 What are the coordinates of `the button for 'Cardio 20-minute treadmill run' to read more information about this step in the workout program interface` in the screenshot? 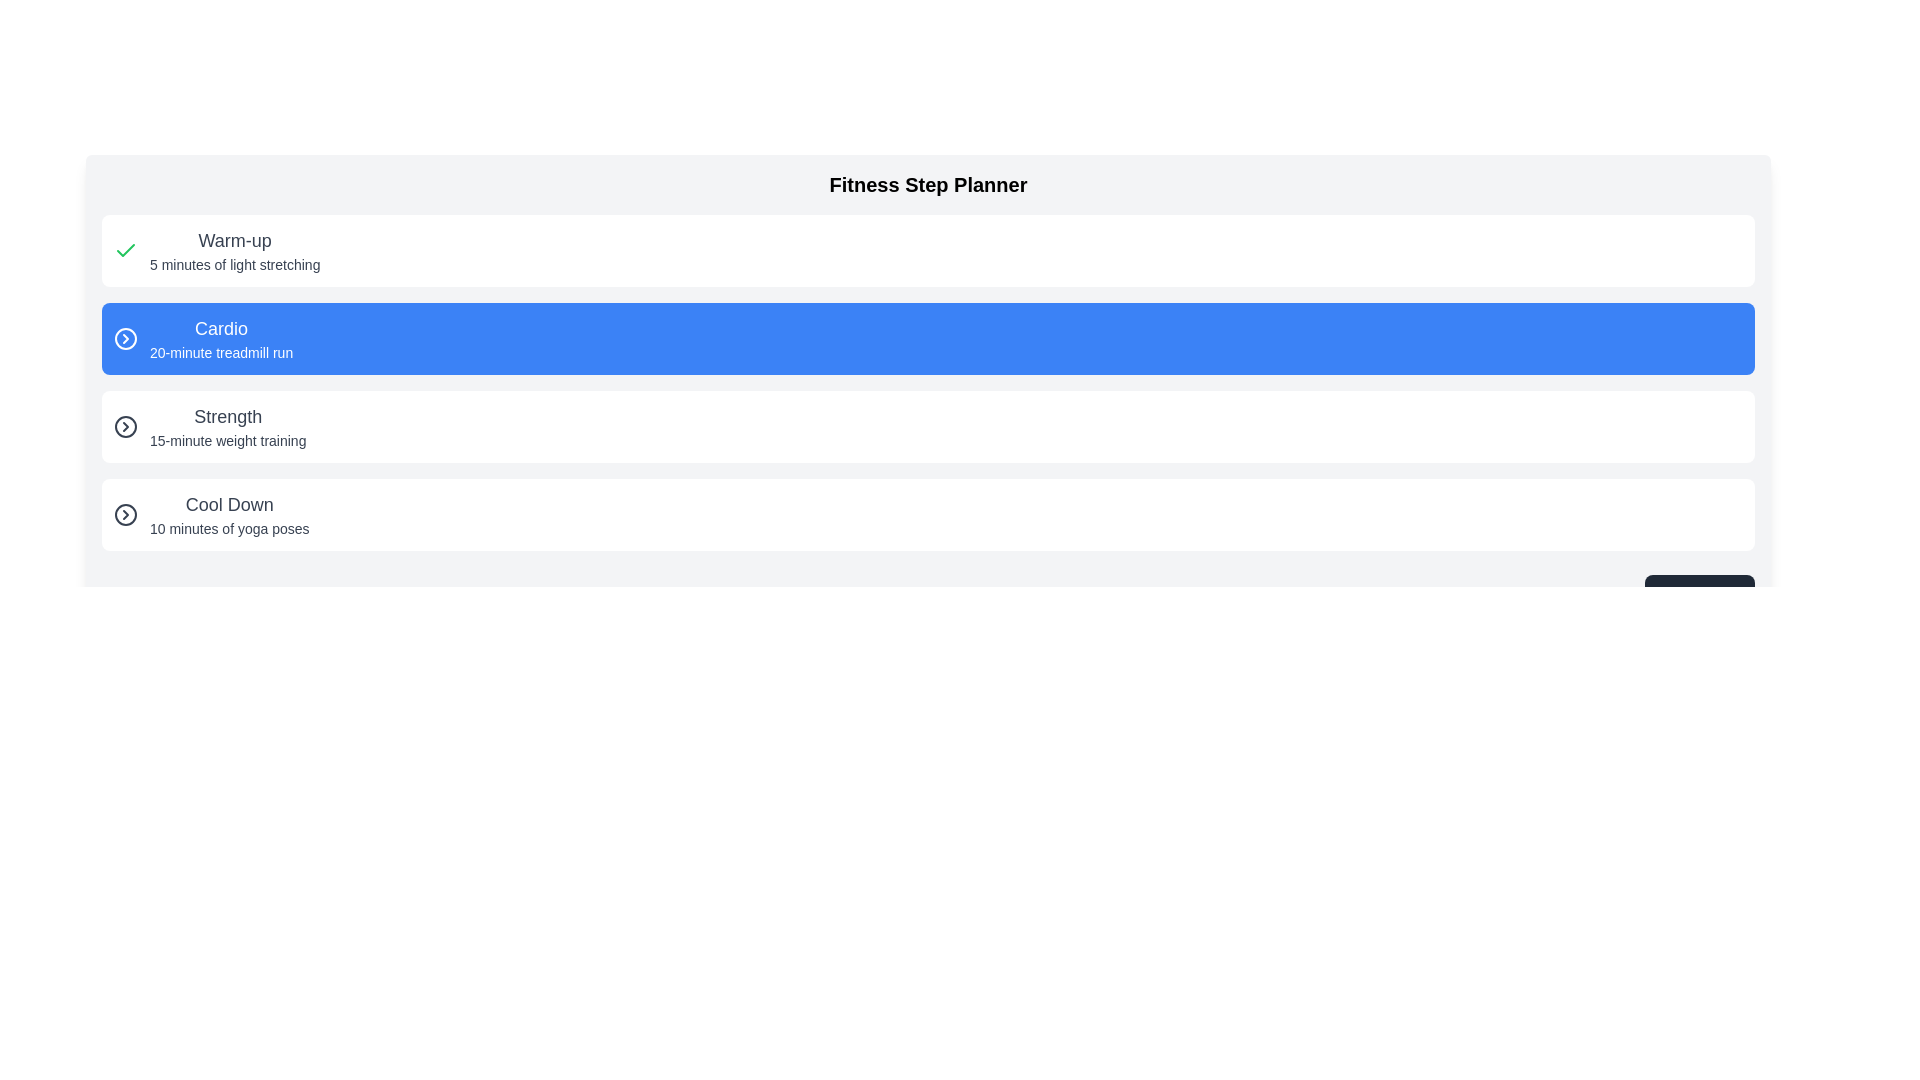 It's located at (927, 338).